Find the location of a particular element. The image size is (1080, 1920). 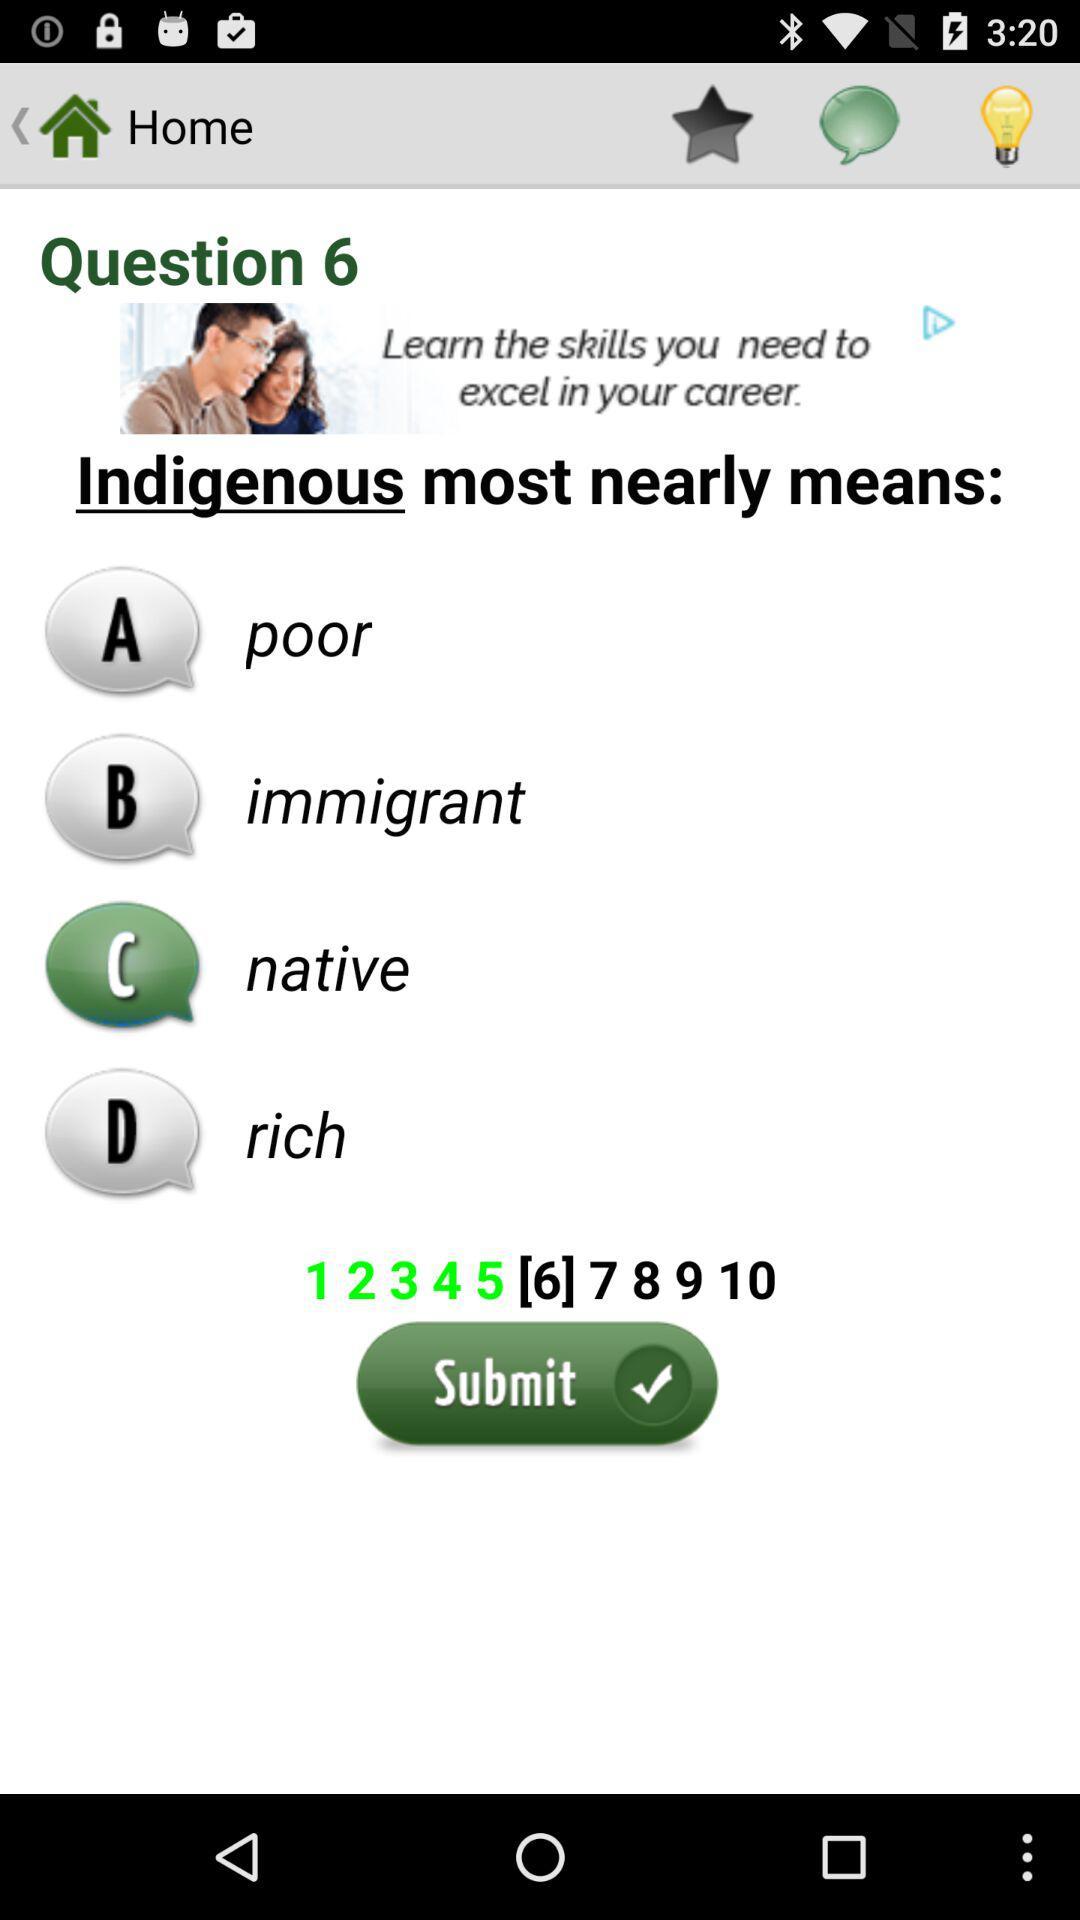

the font icon is located at coordinates (123, 676).